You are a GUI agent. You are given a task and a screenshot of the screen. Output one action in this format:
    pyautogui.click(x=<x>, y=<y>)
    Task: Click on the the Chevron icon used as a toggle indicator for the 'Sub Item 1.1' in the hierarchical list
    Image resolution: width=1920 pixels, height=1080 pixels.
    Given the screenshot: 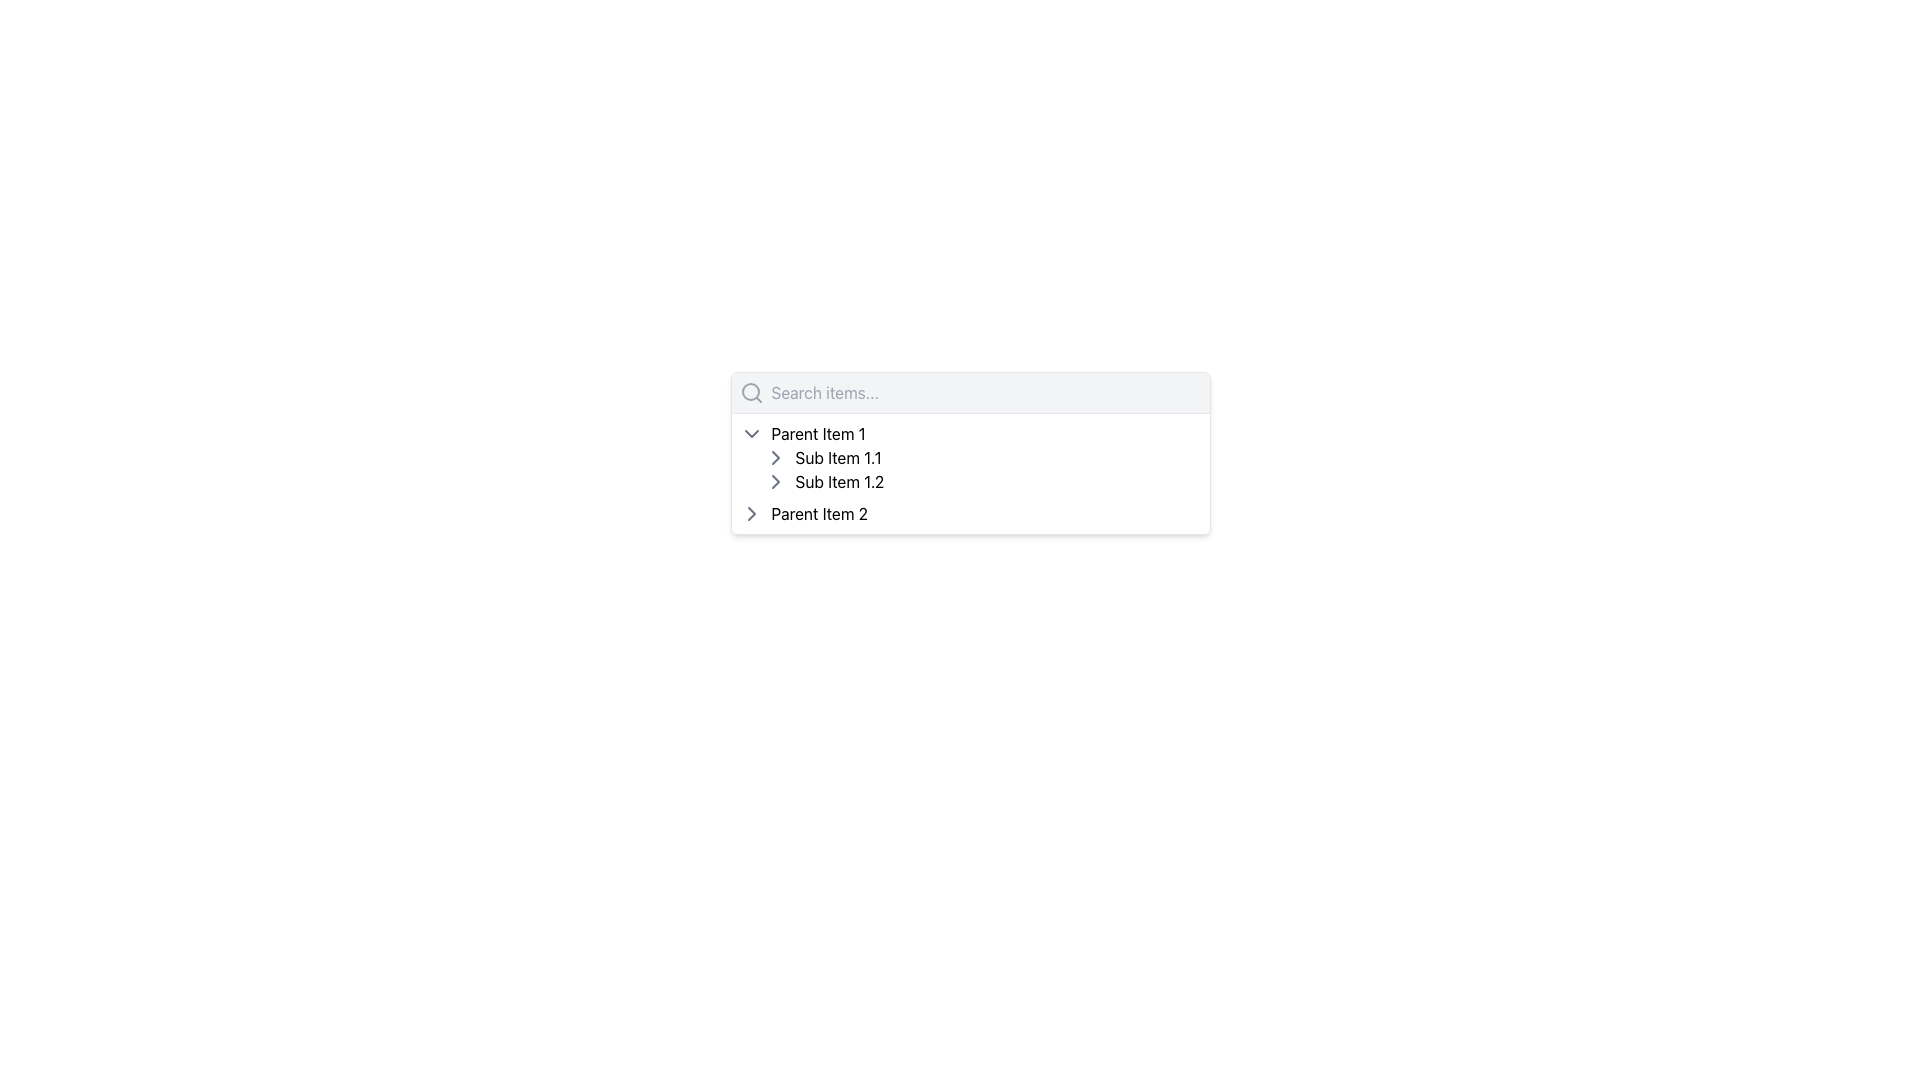 What is the action you would take?
    pyautogui.click(x=774, y=458)
    